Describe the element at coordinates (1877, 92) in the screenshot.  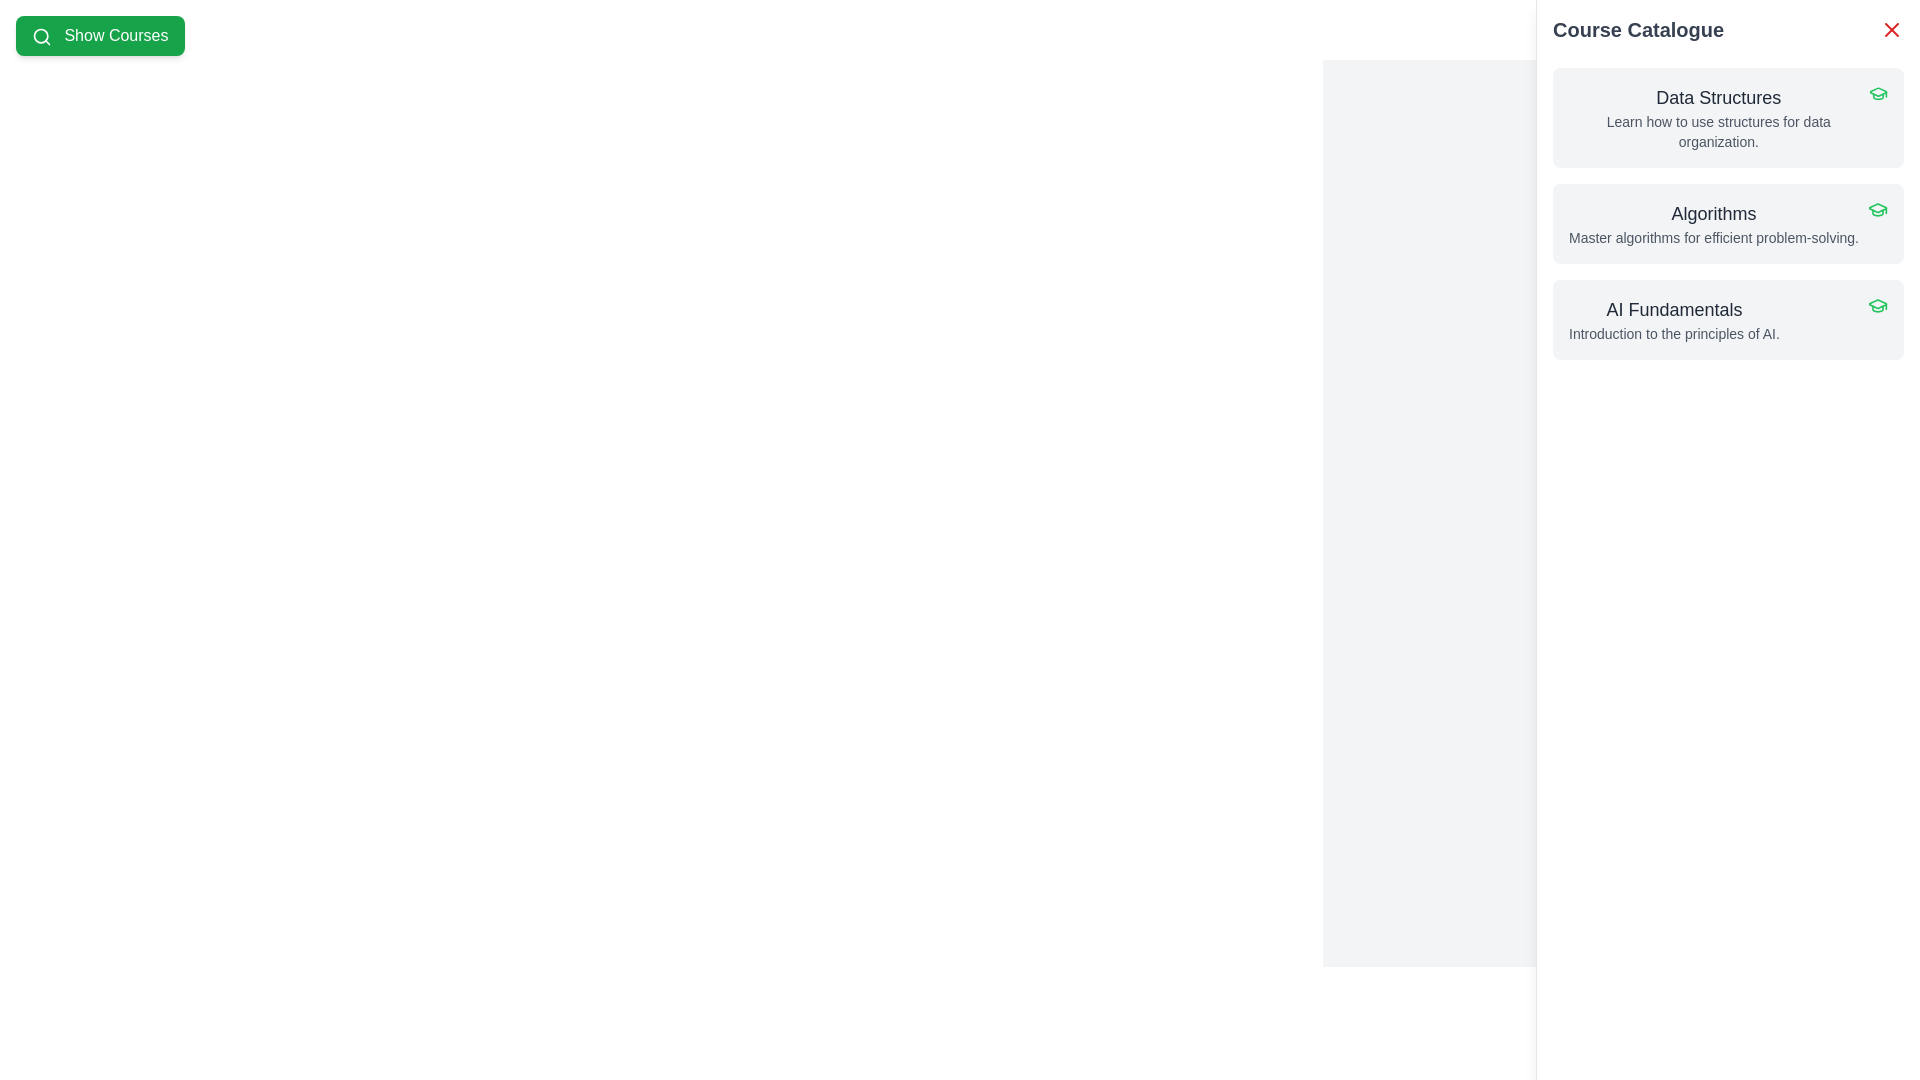
I see `the Decorative SVG component representing the graduation cap icon next to the 'Algorithms' course title` at that location.